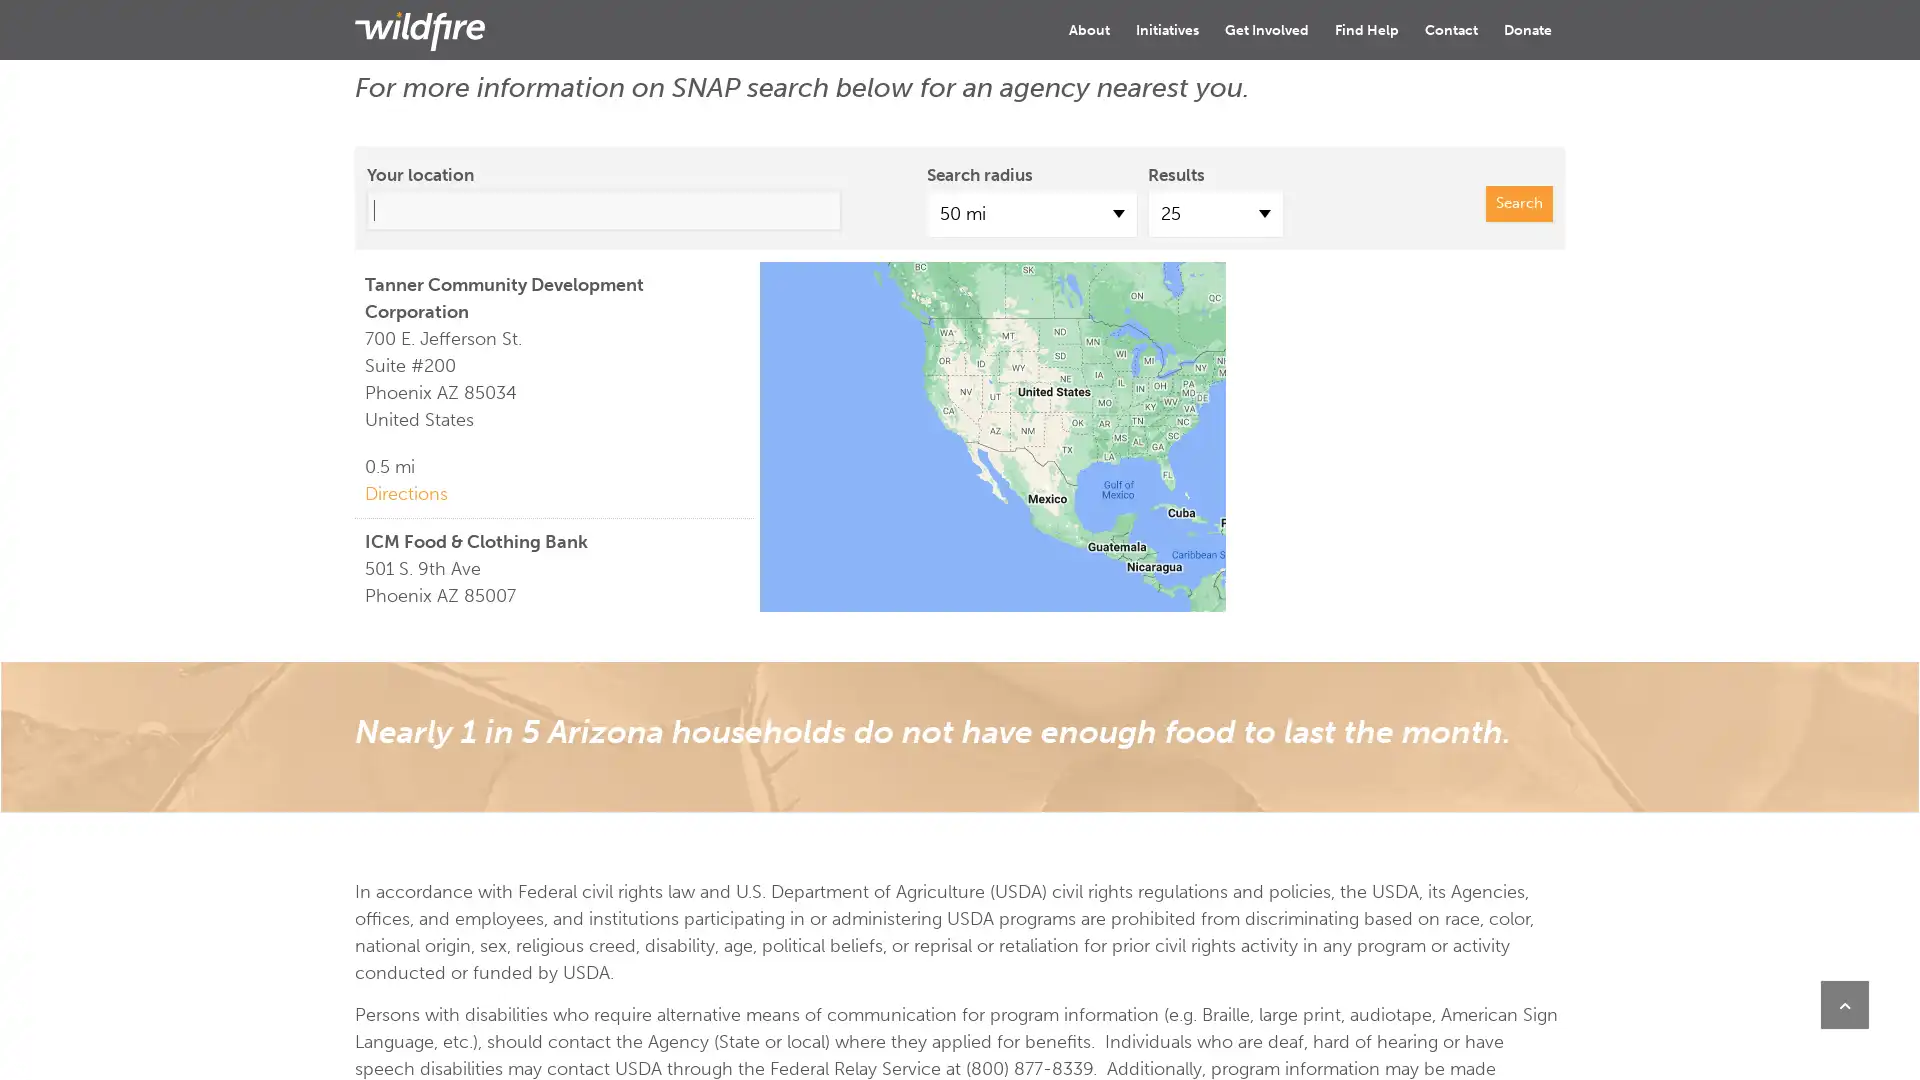 The image size is (1920, 1080). What do you see at coordinates (1171, 395) in the screenshot?
I see `Helping Families in Need at Womens Hope Center` at bounding box center [1171, 395].